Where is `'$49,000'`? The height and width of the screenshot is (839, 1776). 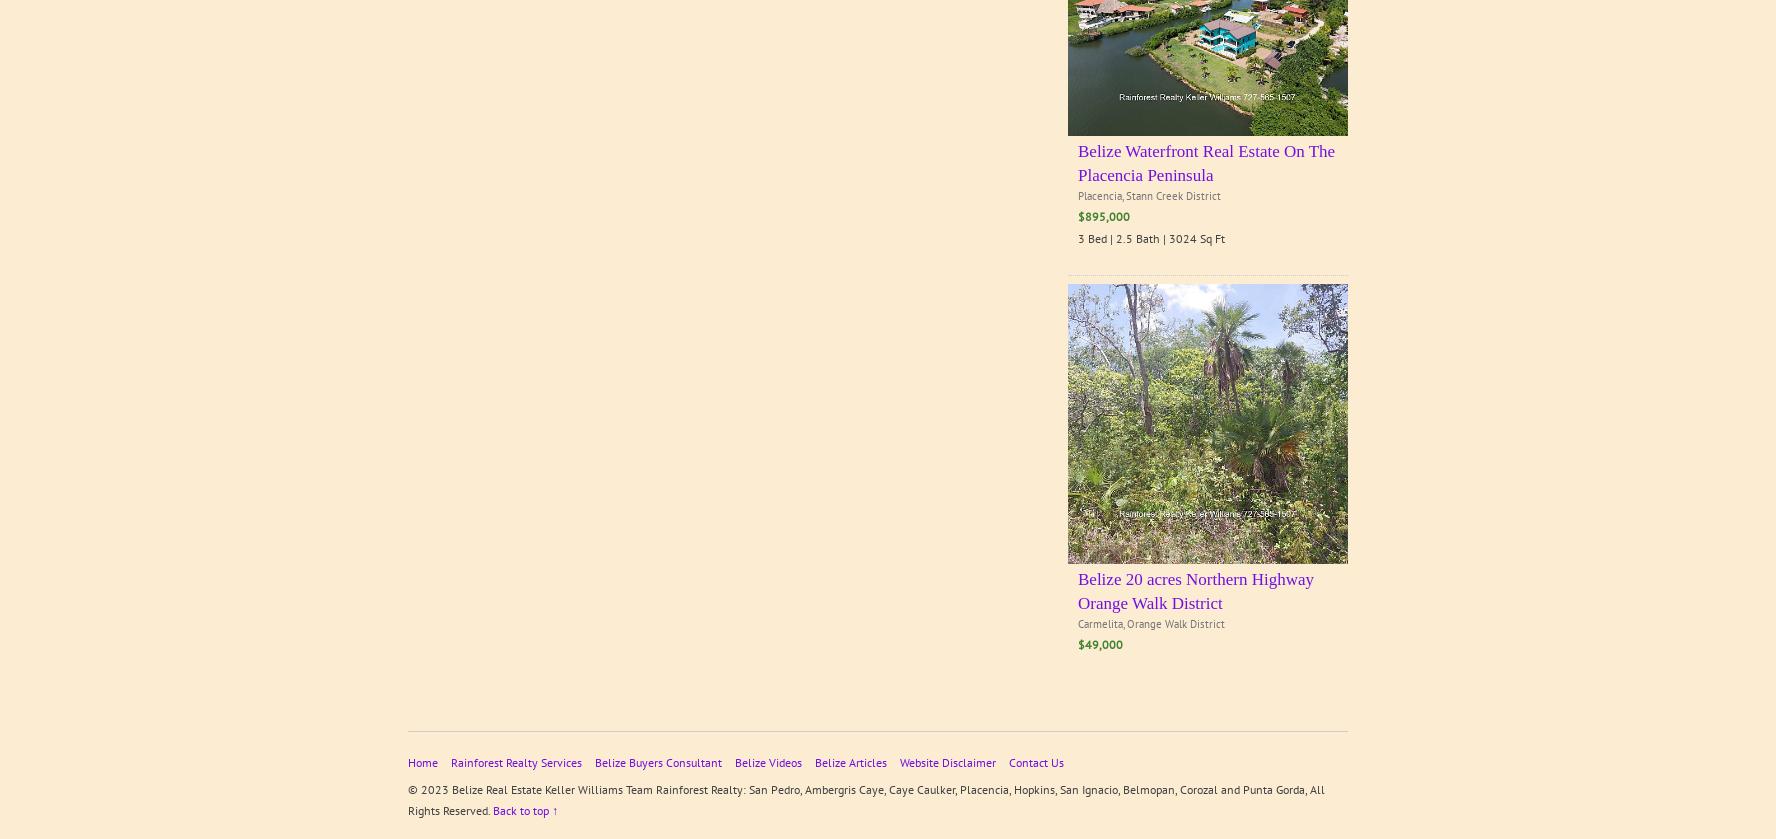 '$49,000' is located at coordinates (1099, 643).